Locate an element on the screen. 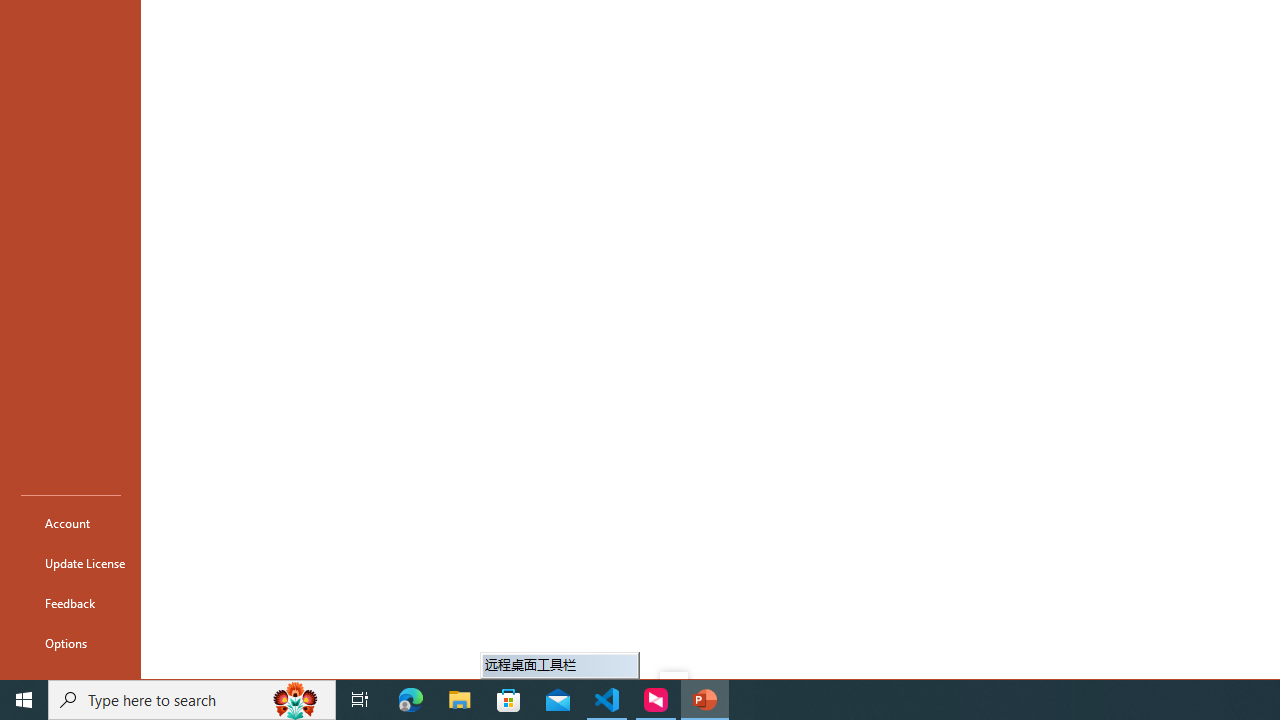 This screenshot has width=1280, height=720. 'Options' is located at coordinates (71, 642).